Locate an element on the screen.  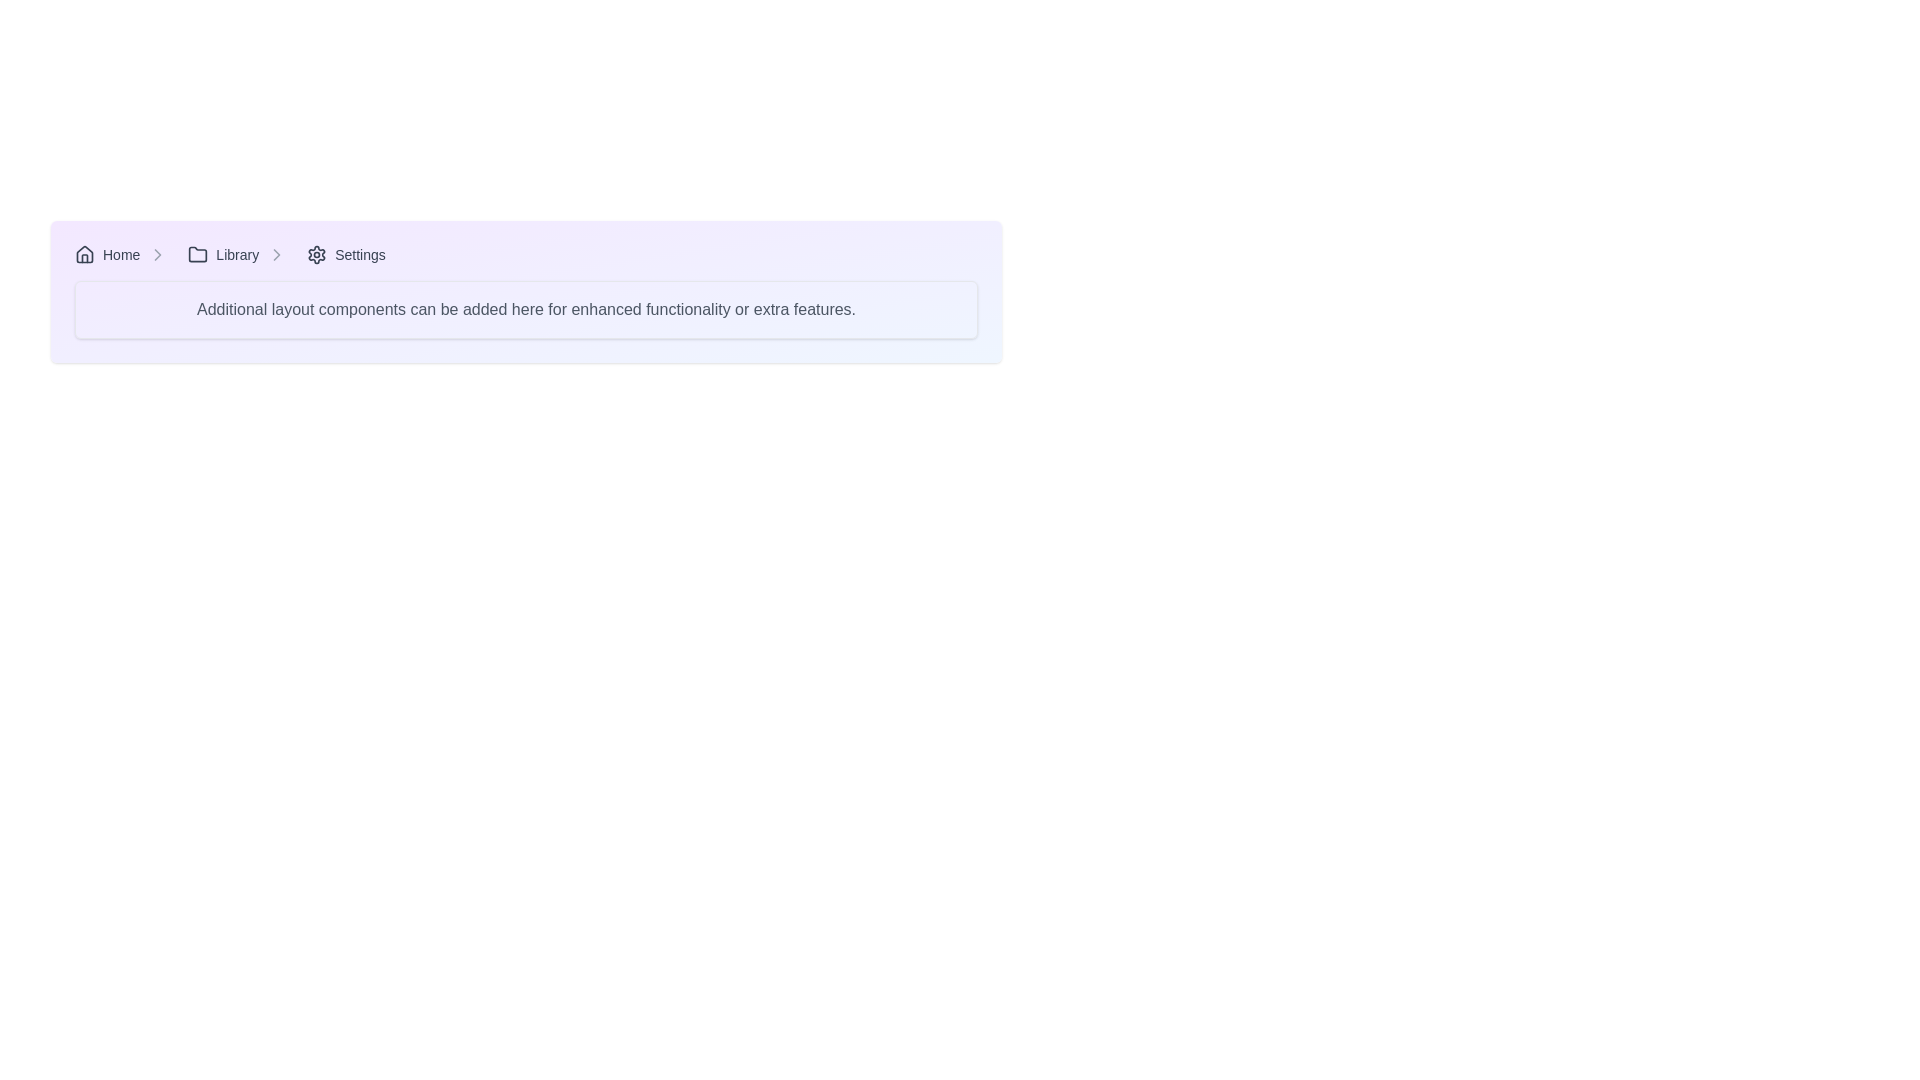
text label 'Library' which is part of the breadcrumb navigation bar, positioned second among menu items is located at coordinates (237, 253).